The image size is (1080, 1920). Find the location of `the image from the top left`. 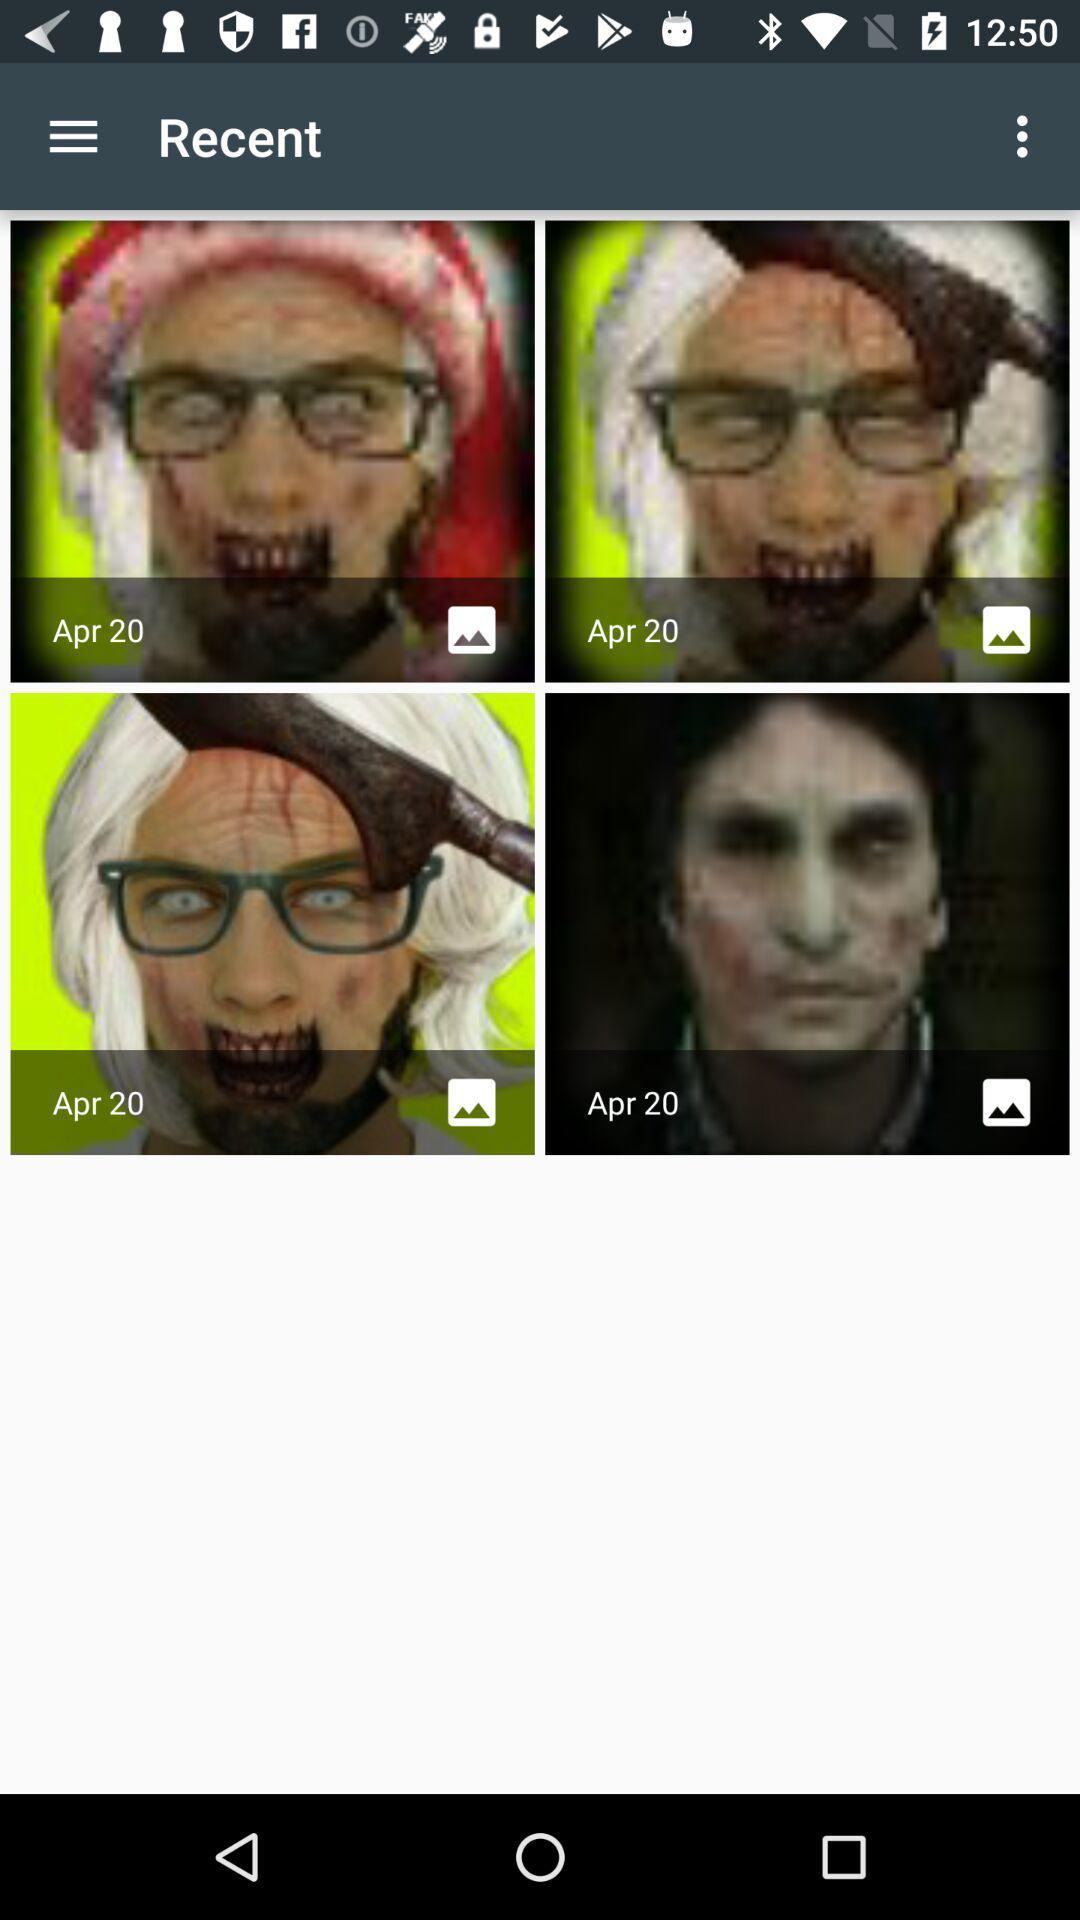

the image from the top left is located at coordinates (273, 450).